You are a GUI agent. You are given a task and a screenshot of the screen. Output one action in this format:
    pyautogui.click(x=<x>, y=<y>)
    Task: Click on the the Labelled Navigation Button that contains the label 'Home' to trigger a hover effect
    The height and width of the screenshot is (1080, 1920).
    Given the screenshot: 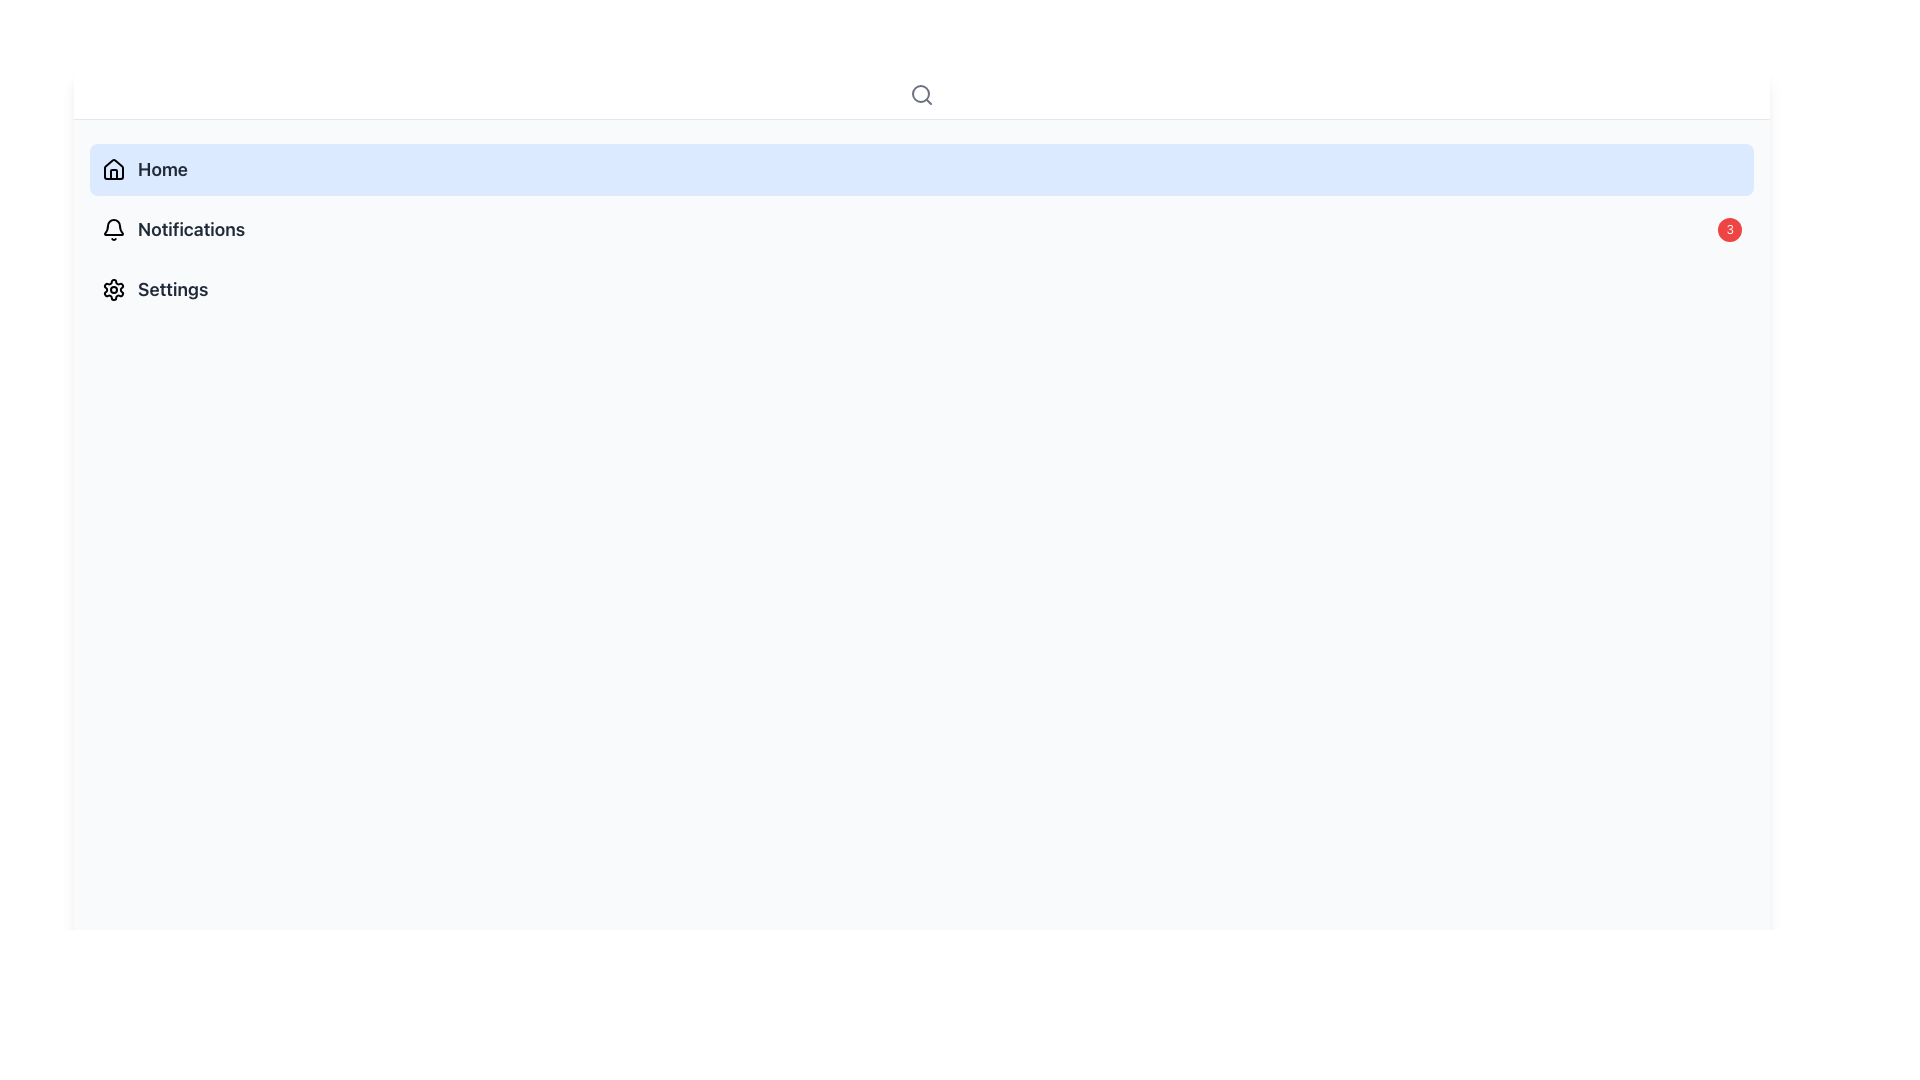 What is the action you would take?
    pyautogui.click(x=143, y=168)
    